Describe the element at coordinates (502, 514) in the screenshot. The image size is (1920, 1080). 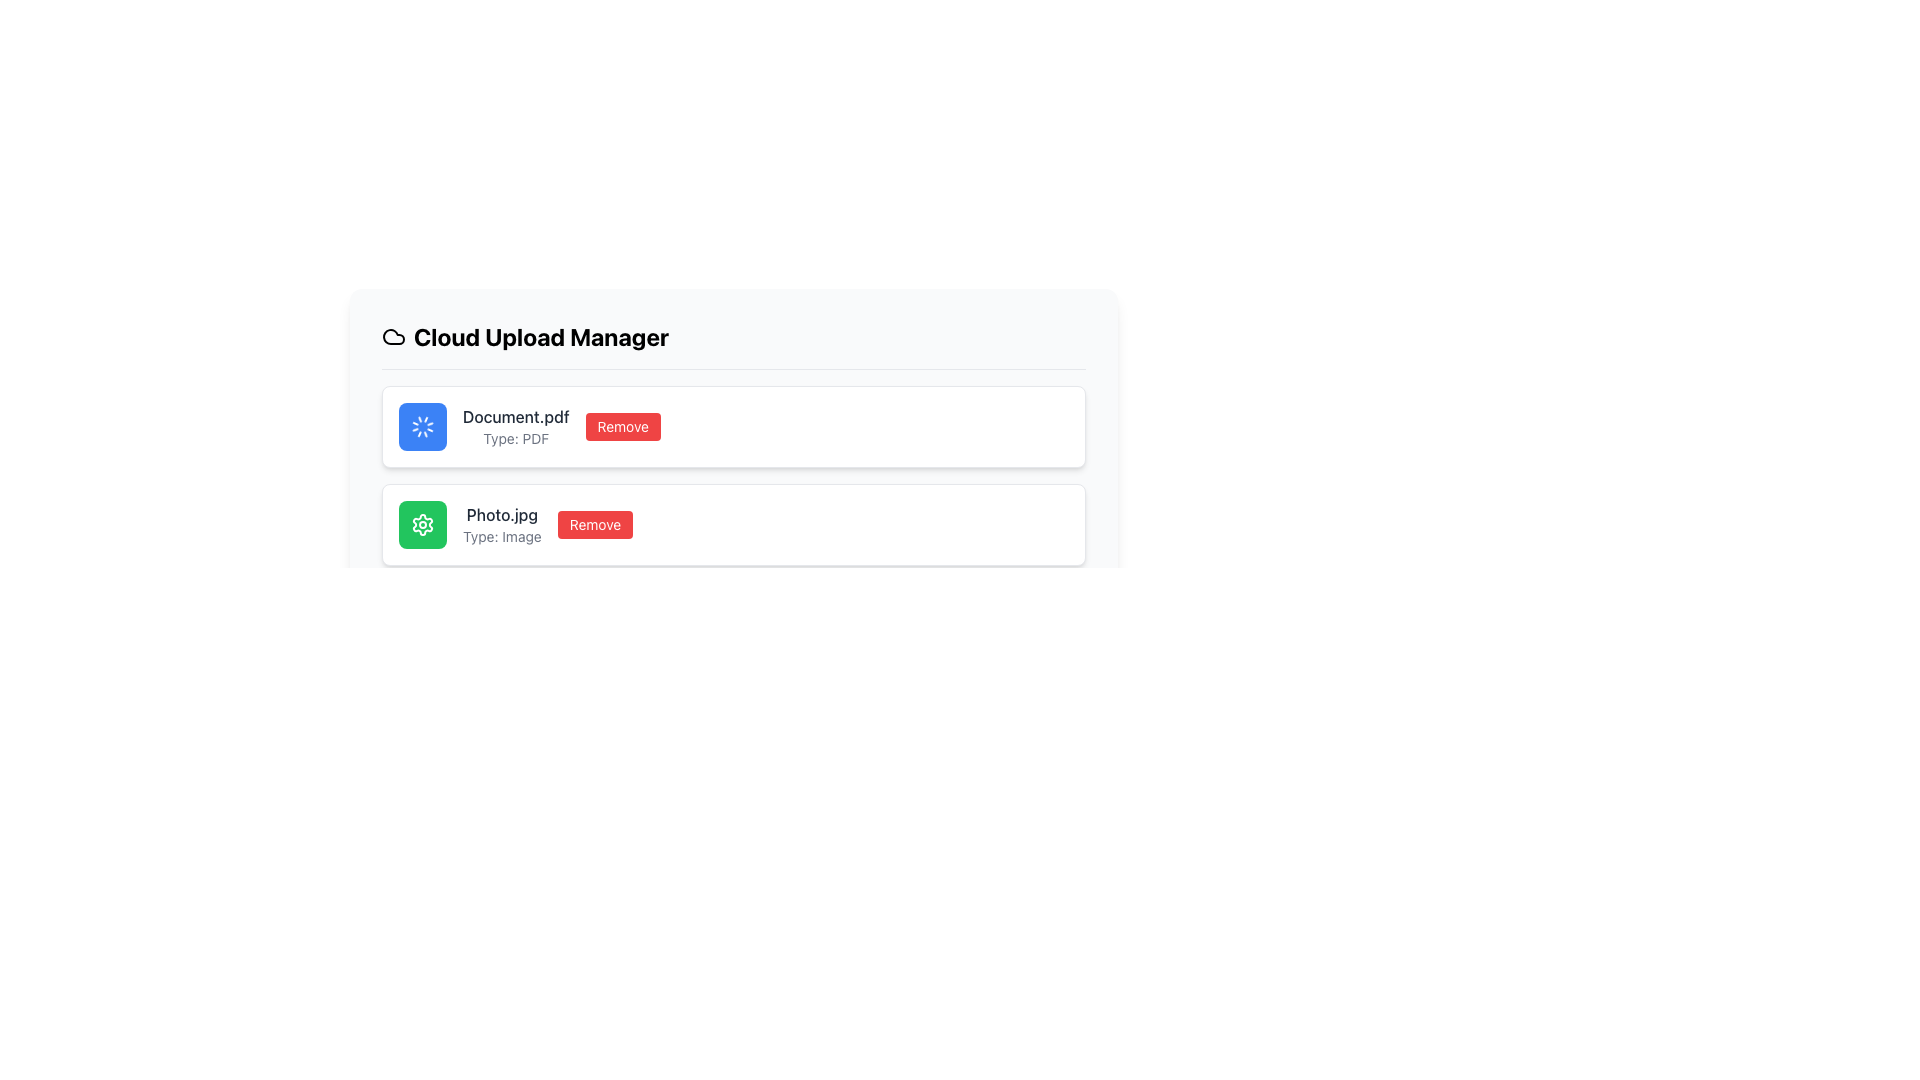
I see `the text label displaying the file name of the second listed item, which has a green icon and the text 'Type: Image' below it` at that location.